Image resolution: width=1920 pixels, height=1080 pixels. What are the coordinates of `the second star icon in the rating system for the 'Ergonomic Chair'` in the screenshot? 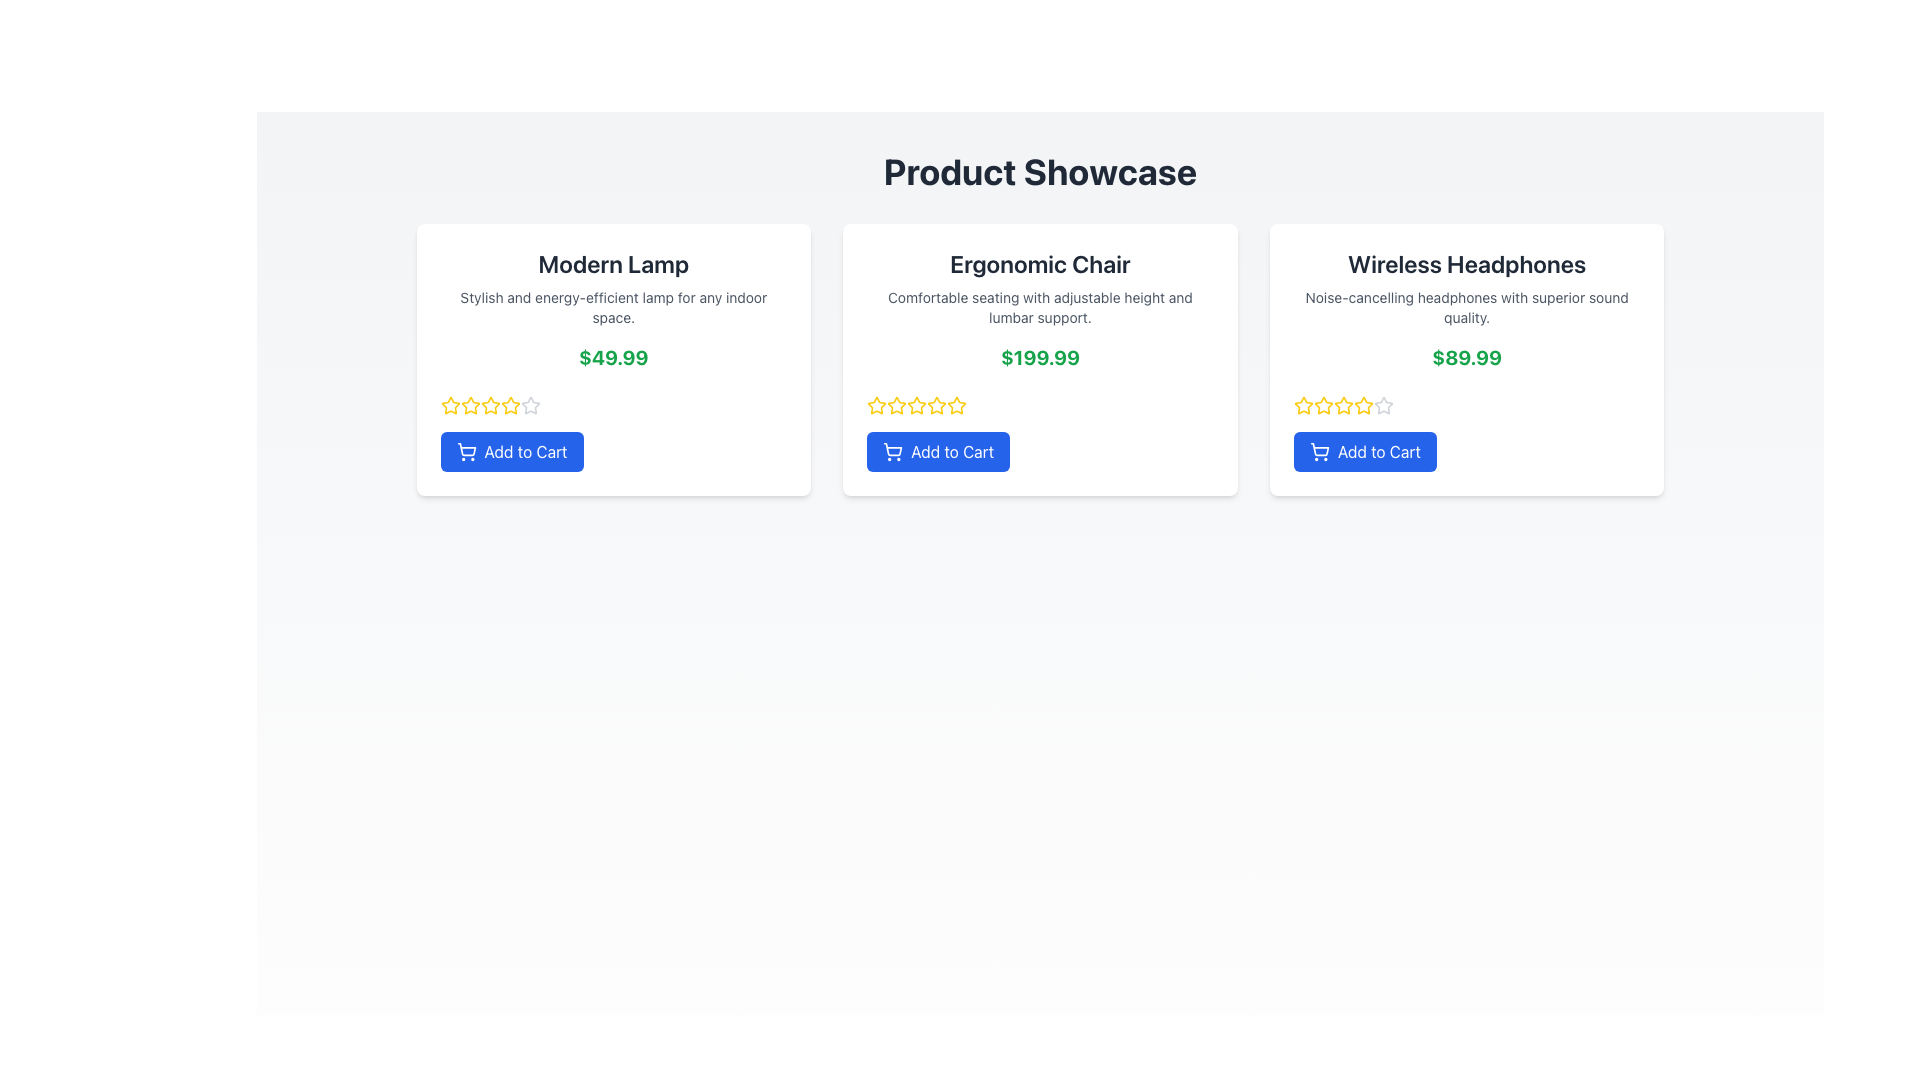 It's located at (896, 405).